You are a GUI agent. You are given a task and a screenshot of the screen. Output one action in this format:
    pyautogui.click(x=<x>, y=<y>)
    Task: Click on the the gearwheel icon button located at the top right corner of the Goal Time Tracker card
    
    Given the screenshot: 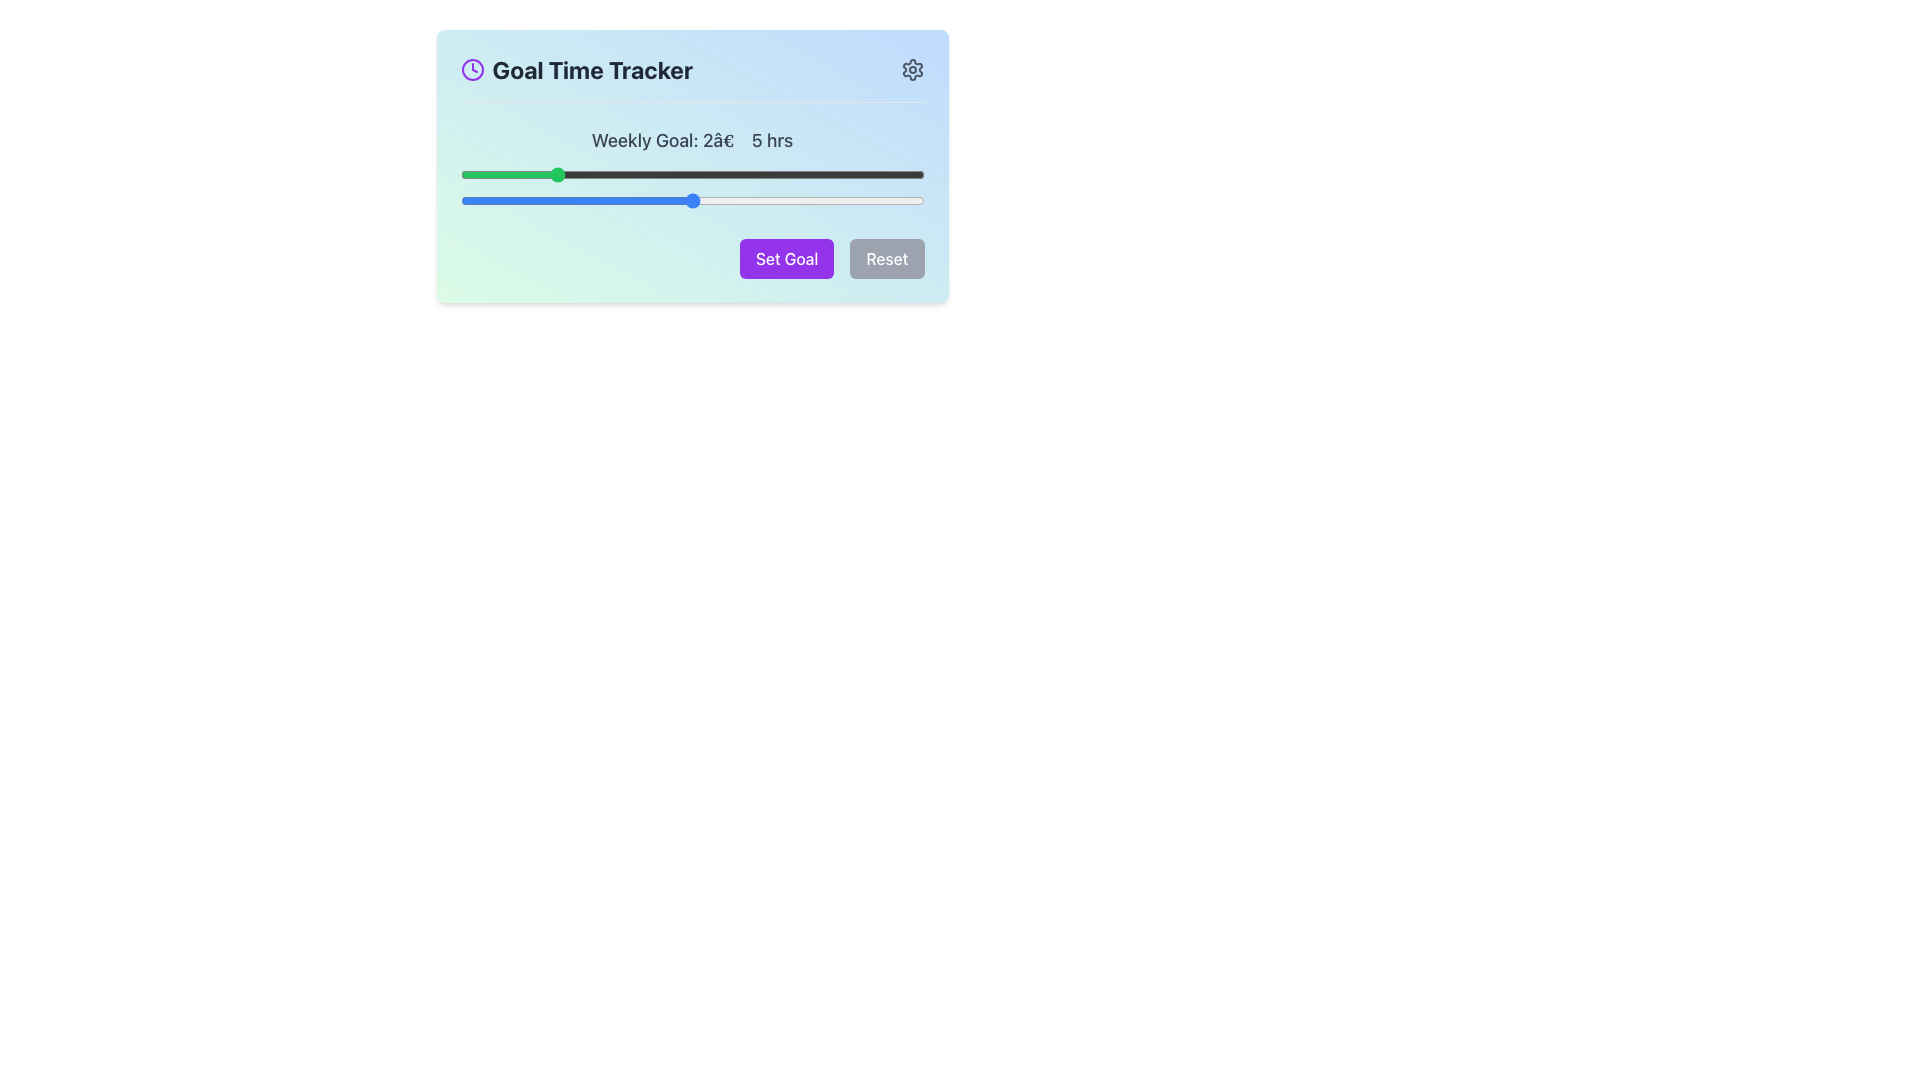 What is the action you would take?
    pyautogui.click(x=911, y=68)
    